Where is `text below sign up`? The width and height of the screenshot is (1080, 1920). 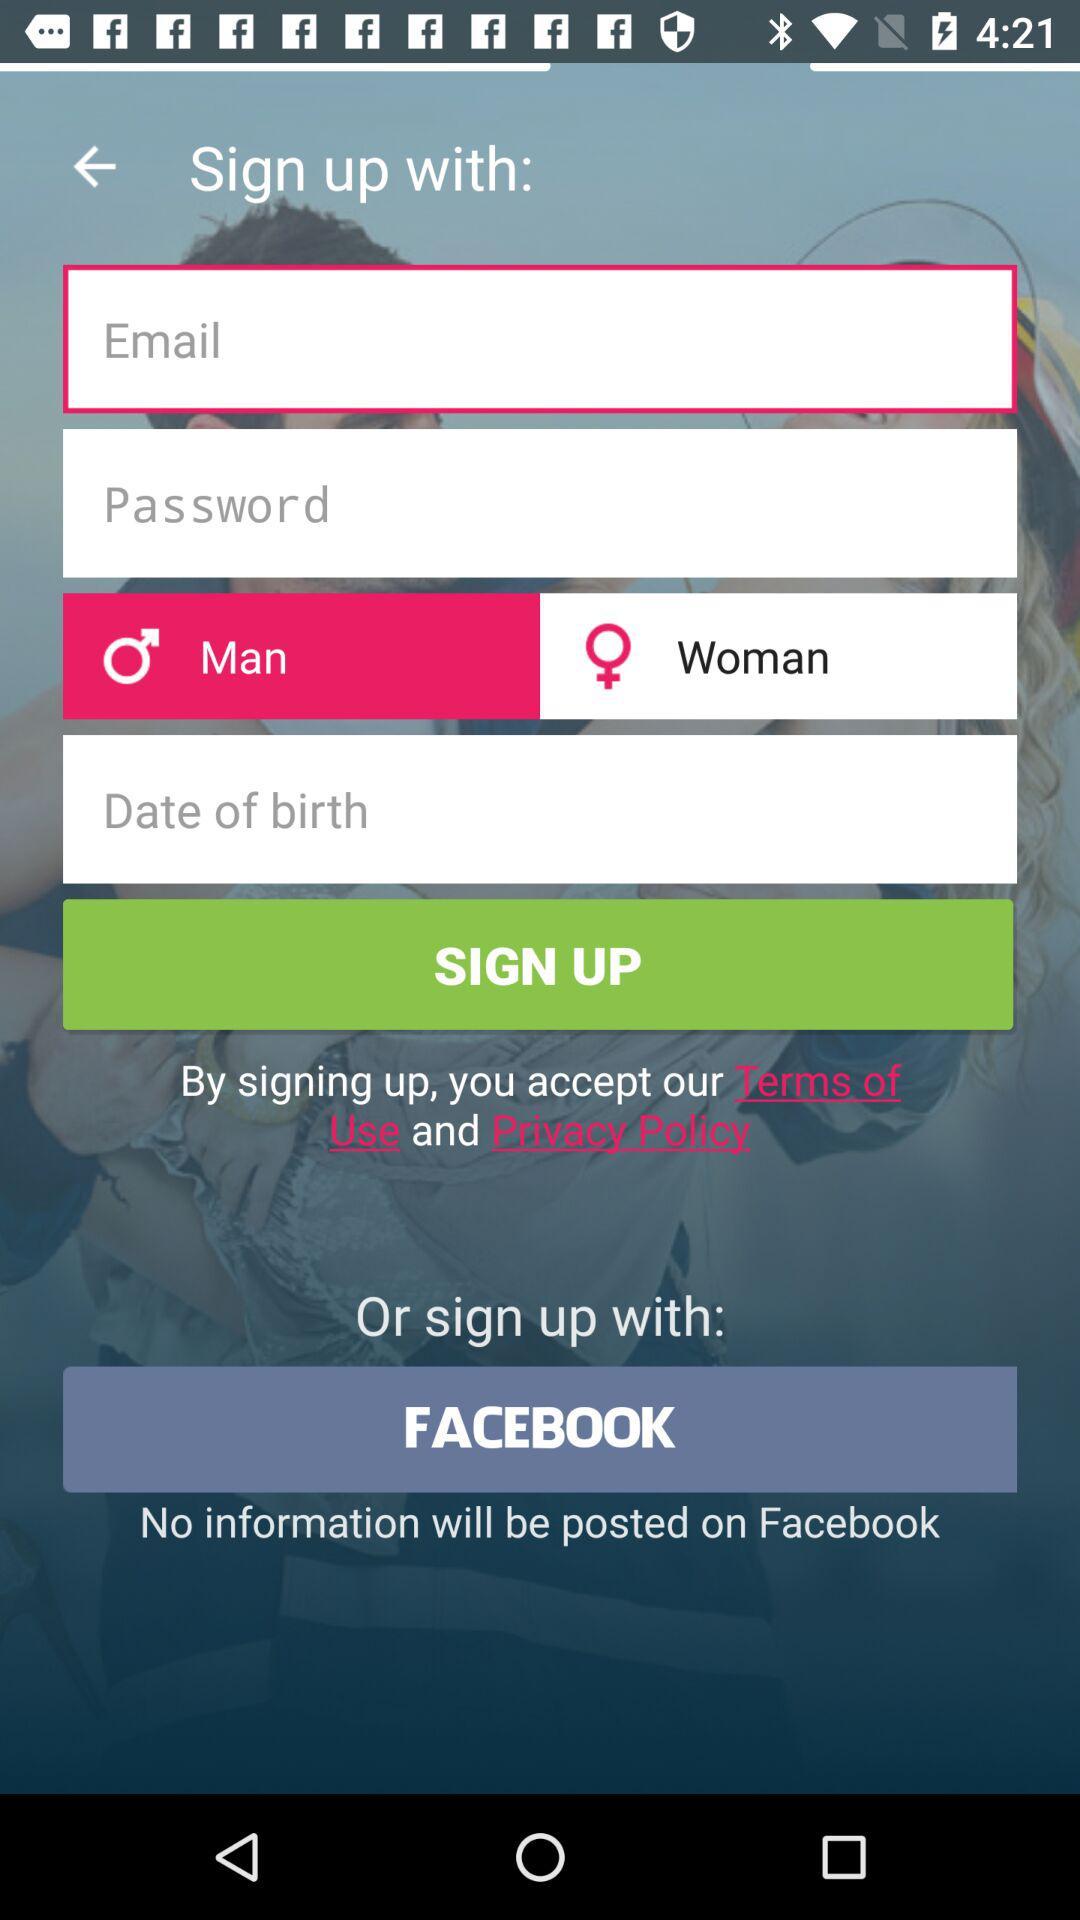 text below sign up is located at coordinates (540, 1103).